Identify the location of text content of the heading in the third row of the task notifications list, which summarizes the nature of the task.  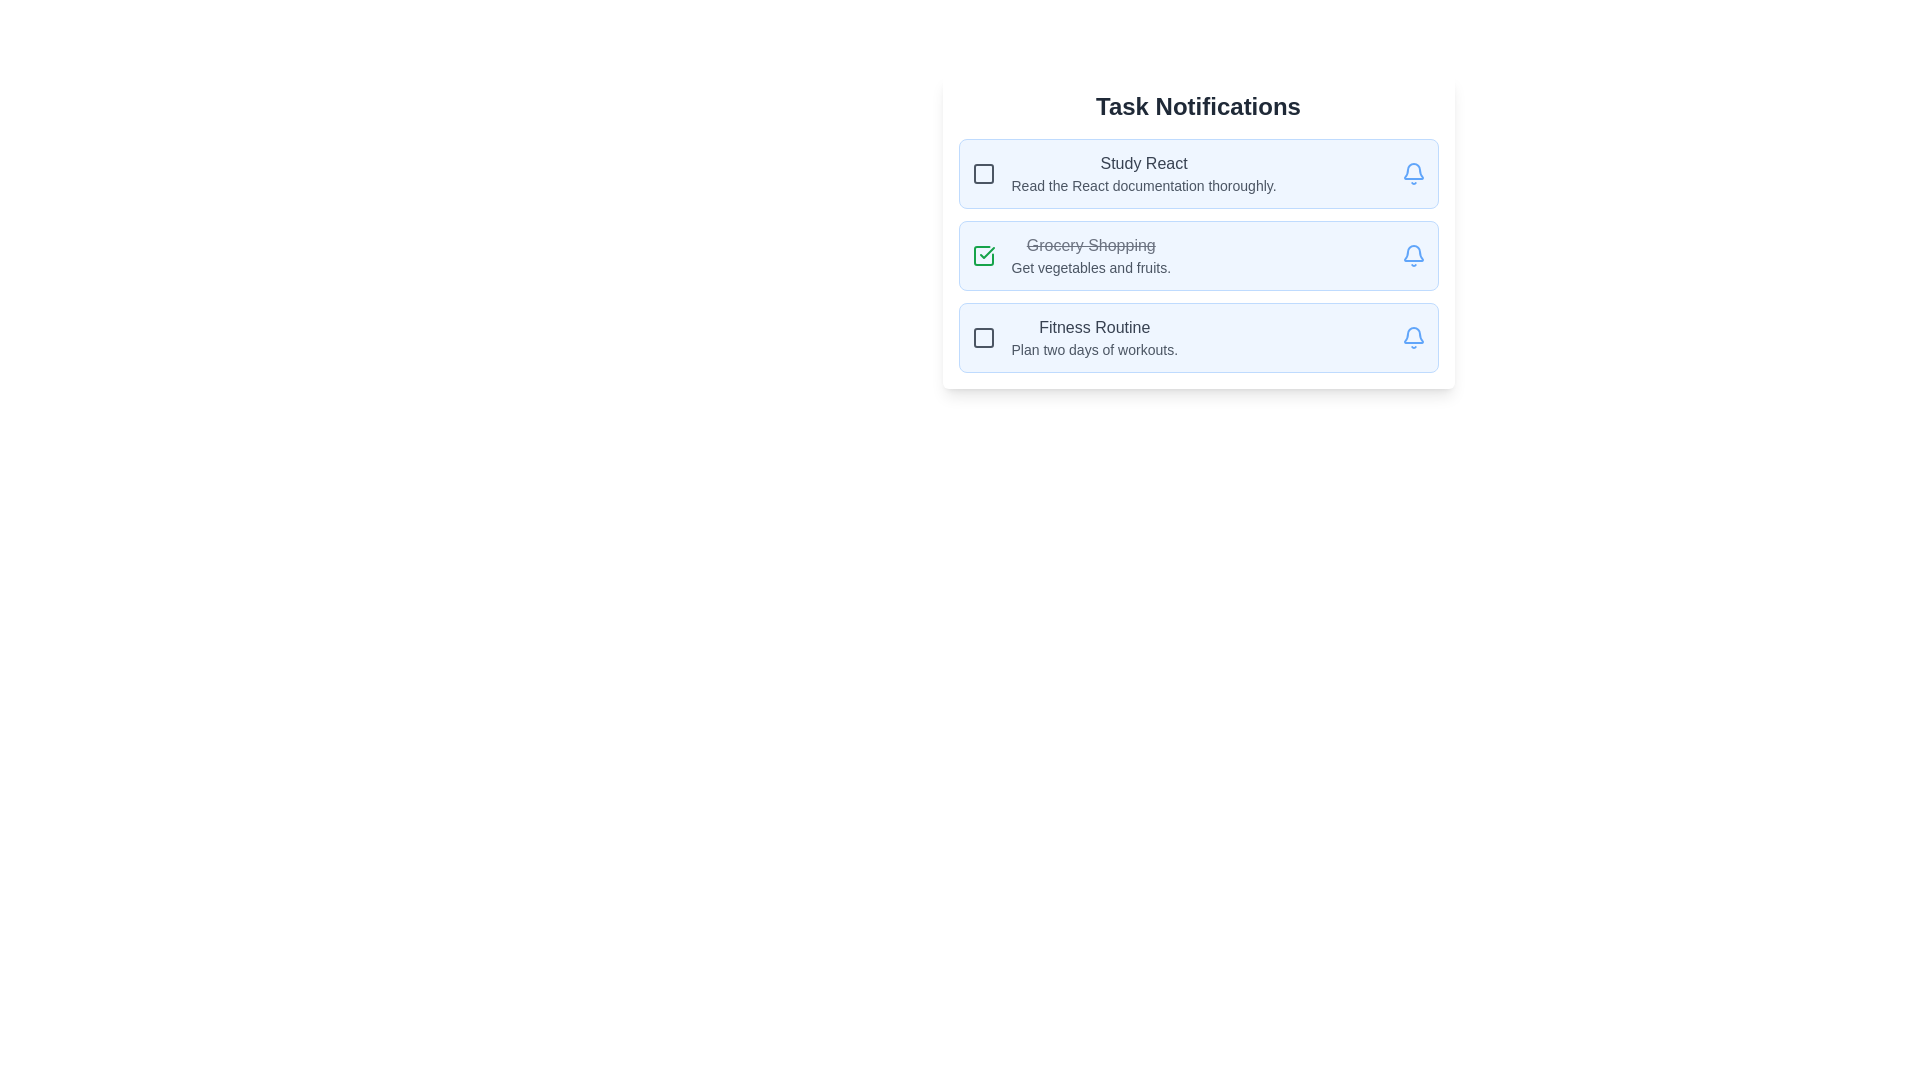
(1093, 326).